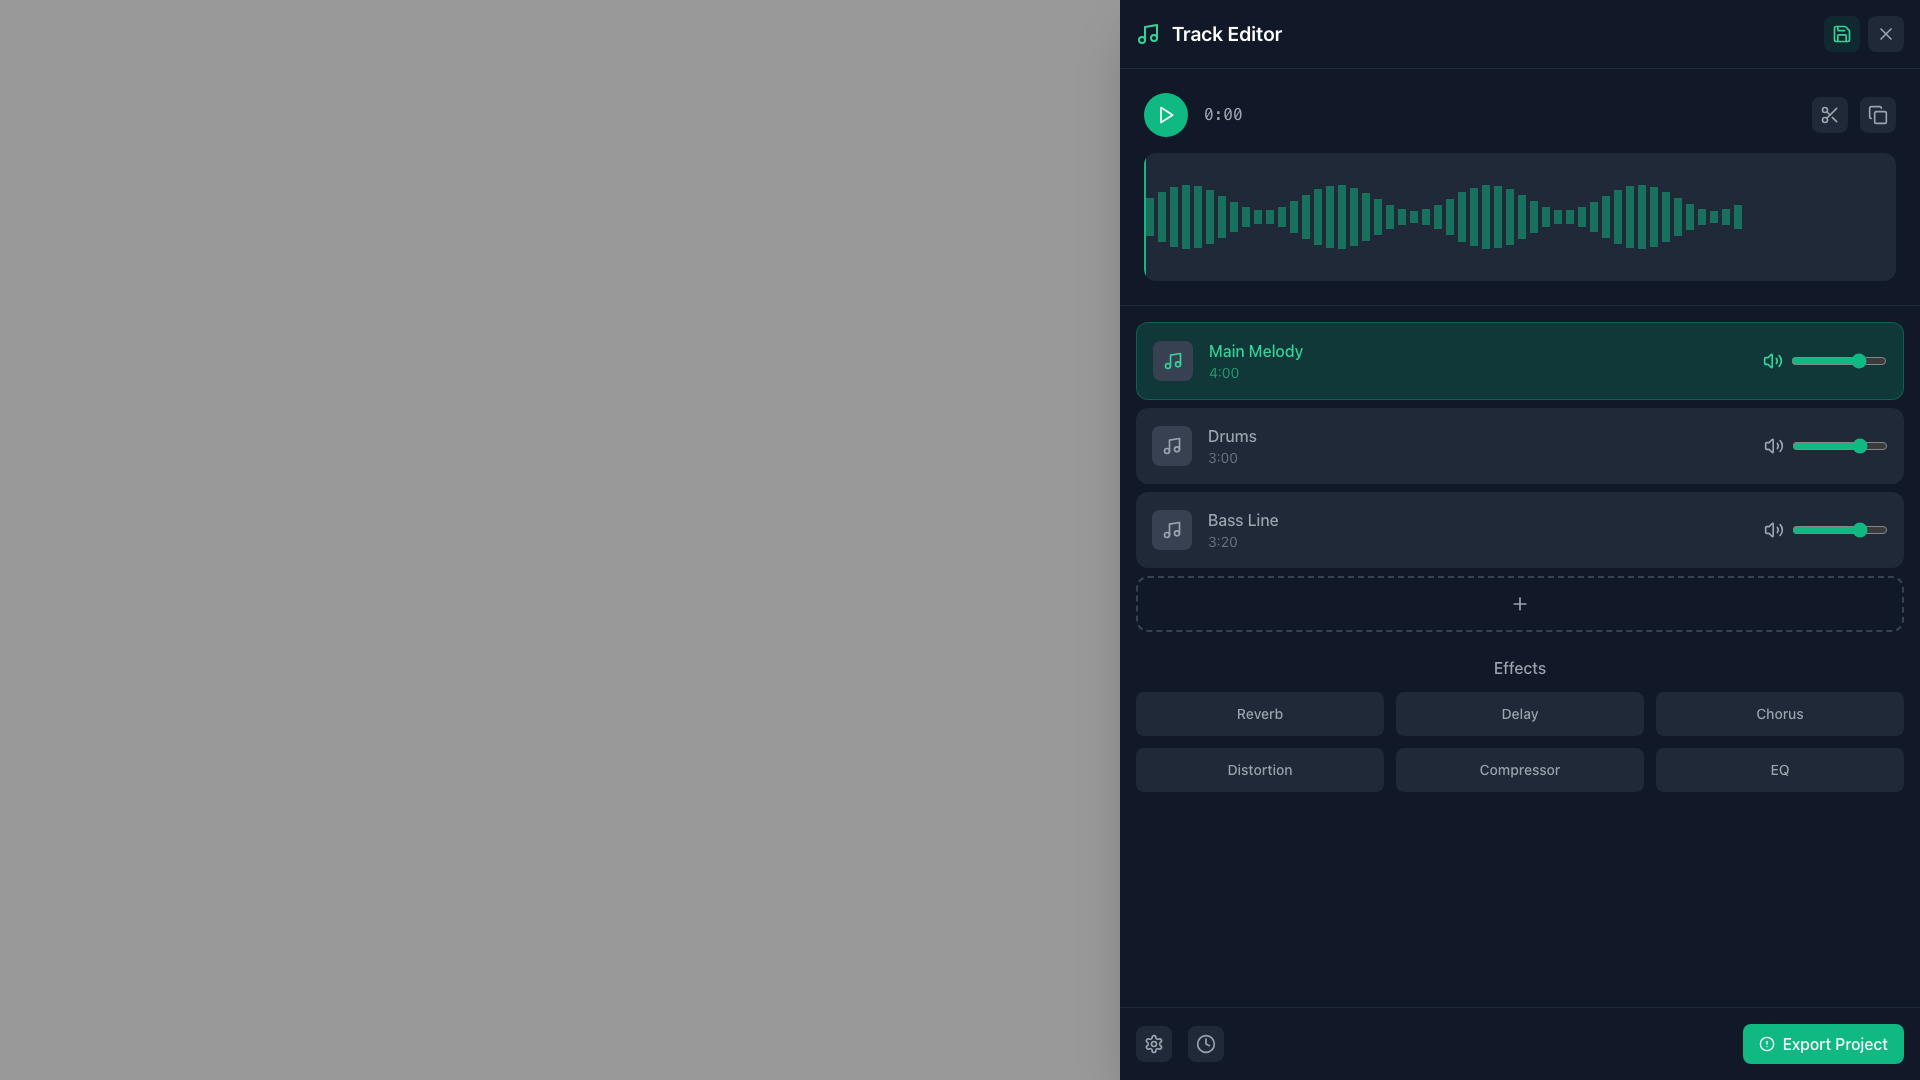 This screenshot has width=1920, height=1080. I want to click on the settings button located at the bottom left corner of the main interface panel, so click(1153, 1043).